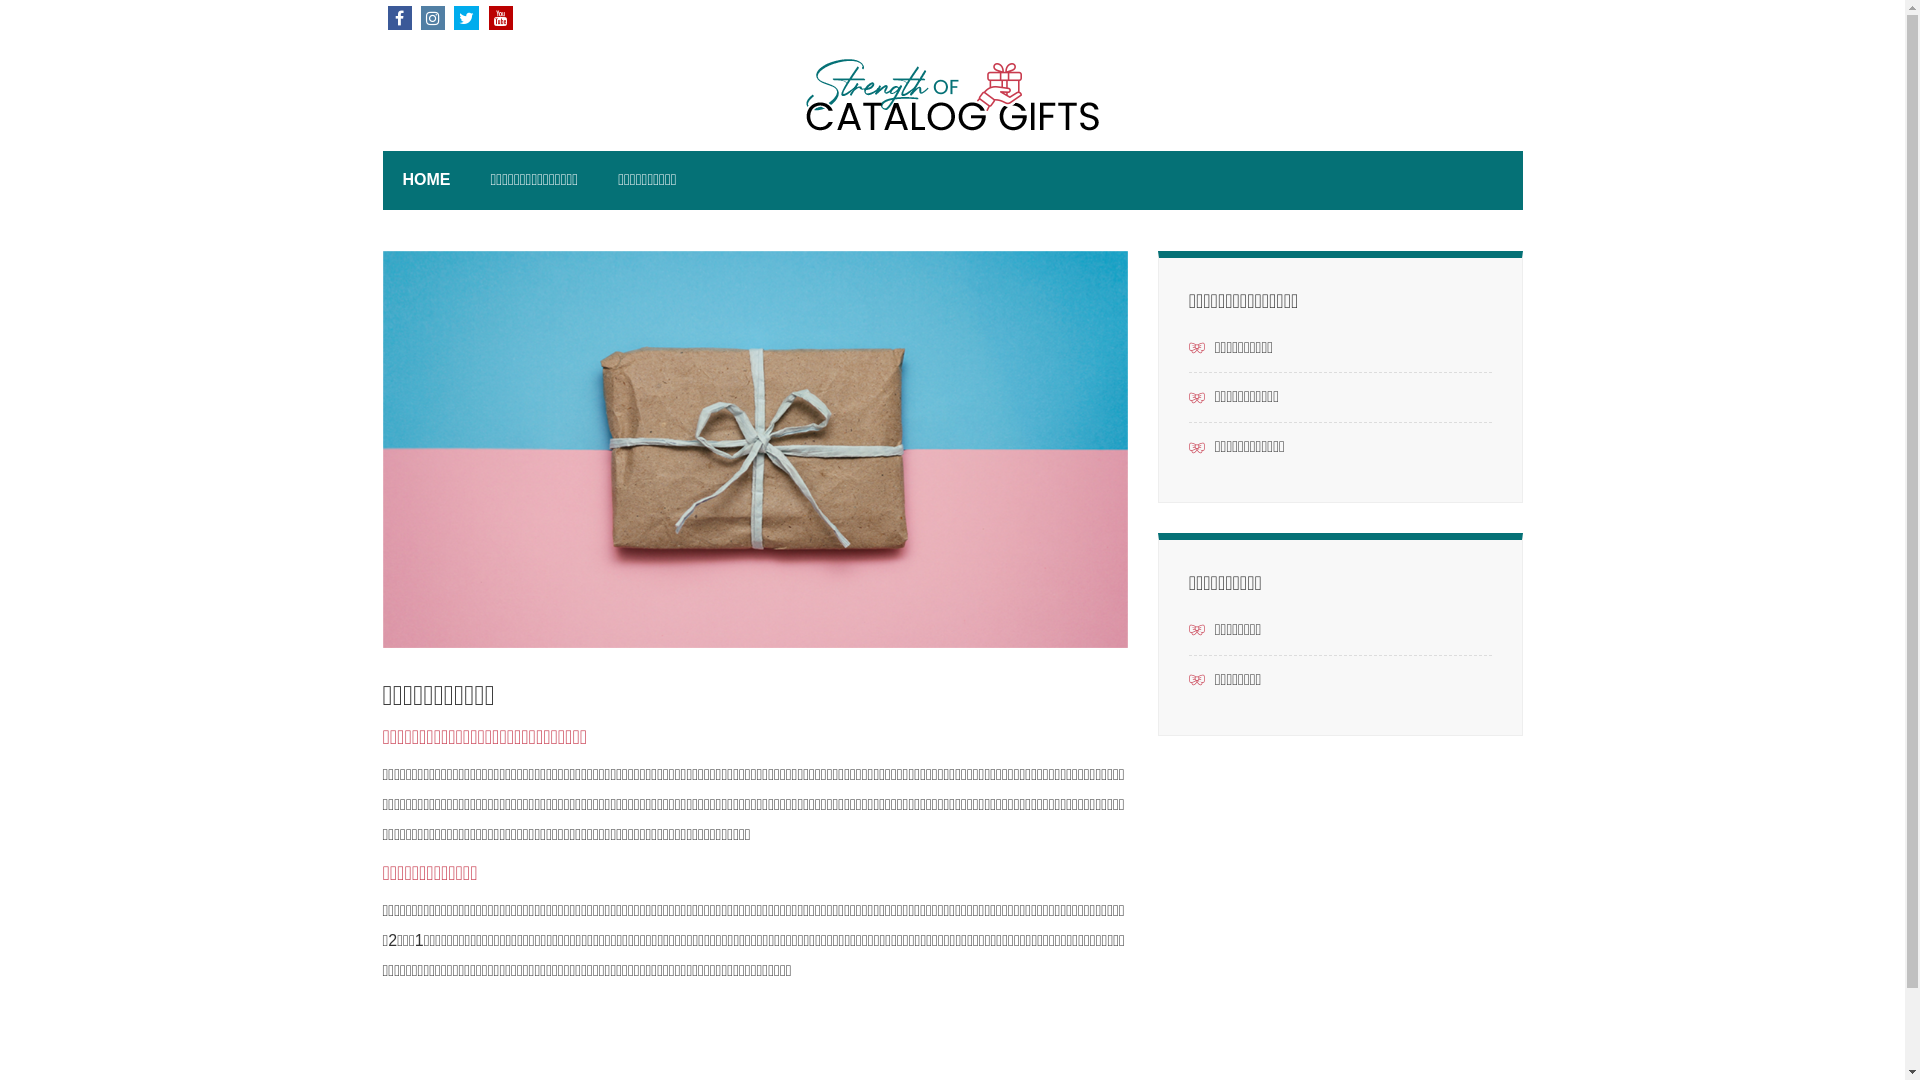 The height and width of the screenshot is (1080, 1920). Describe the element at coordinates (388, 18) in the screenshot. I see `'FACEBOOK'` at that location.